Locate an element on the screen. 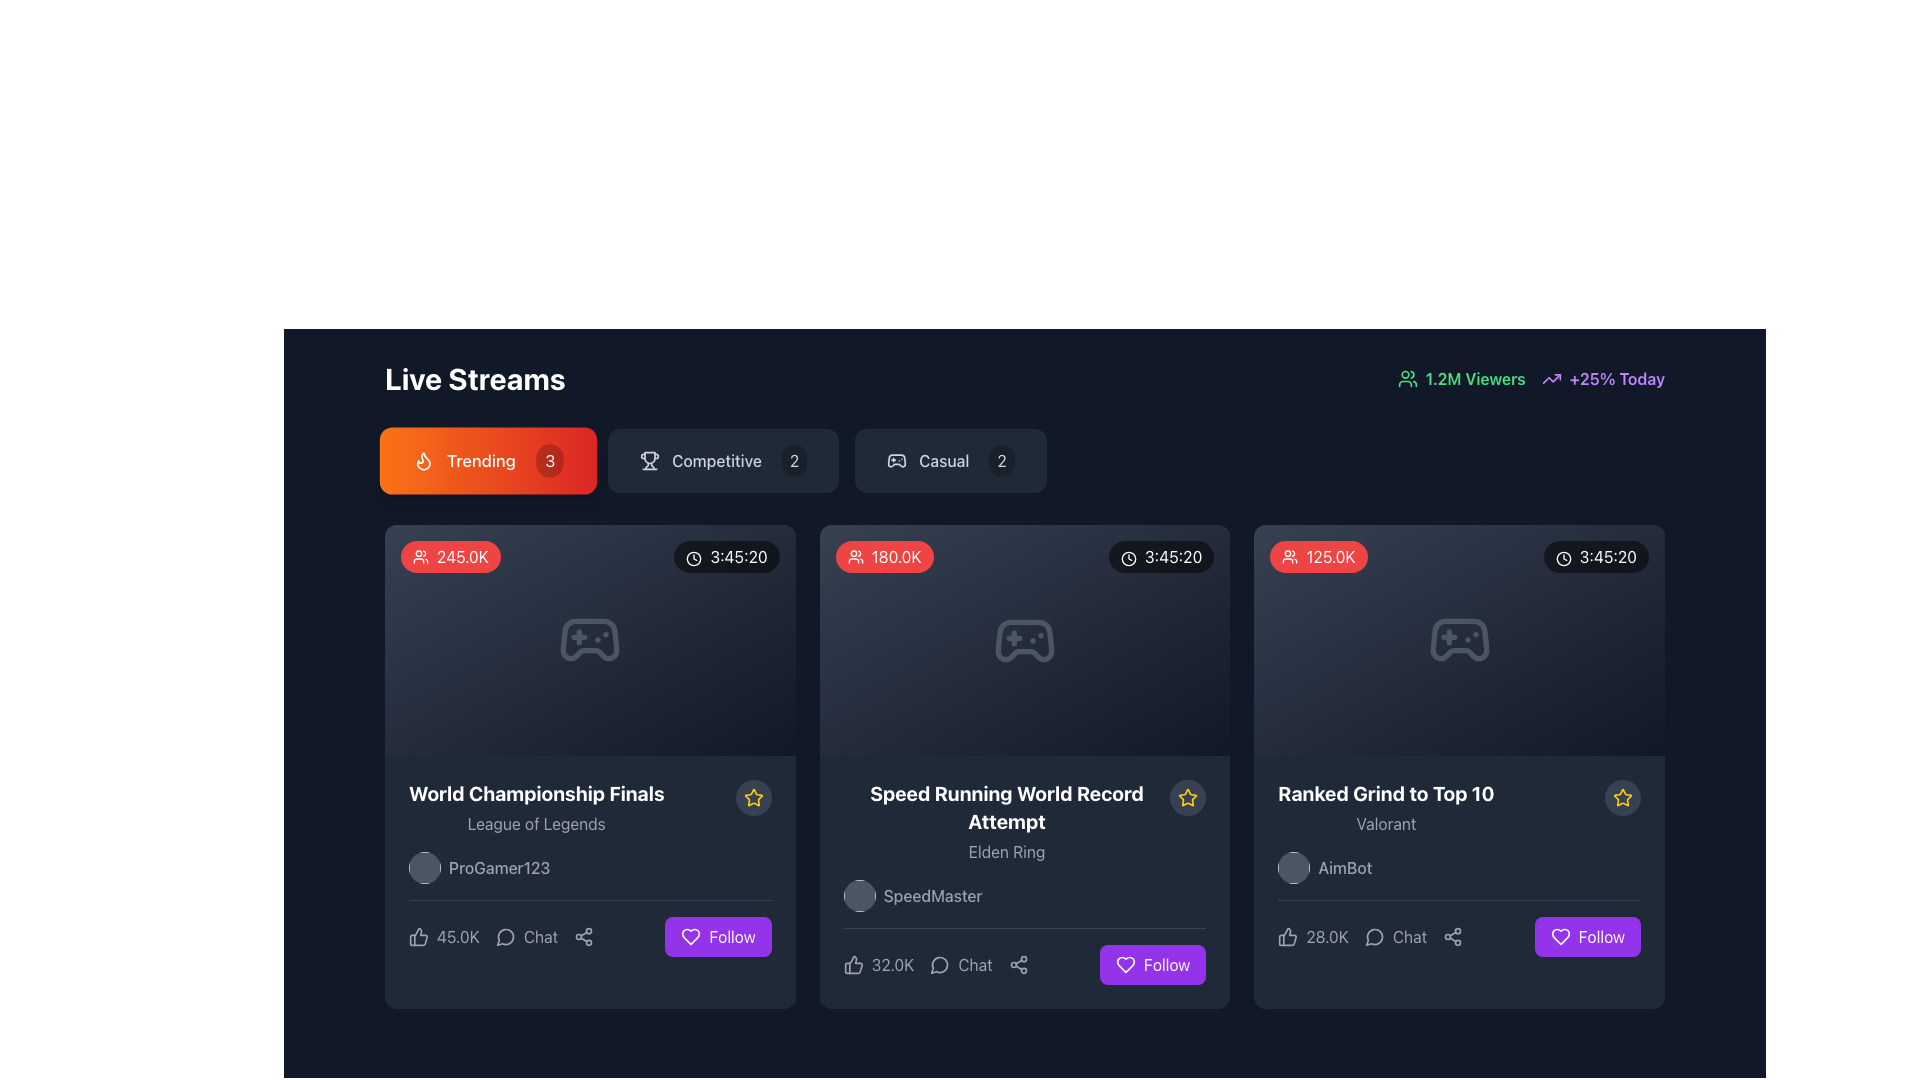 The image size is (1920, 1080). the icon that symbolizes the duration of the live stream, located to the left of the text '3:45:20' in the top-right corner of the card displaying 180.0K viewers is located at coordinates (1128, 558).